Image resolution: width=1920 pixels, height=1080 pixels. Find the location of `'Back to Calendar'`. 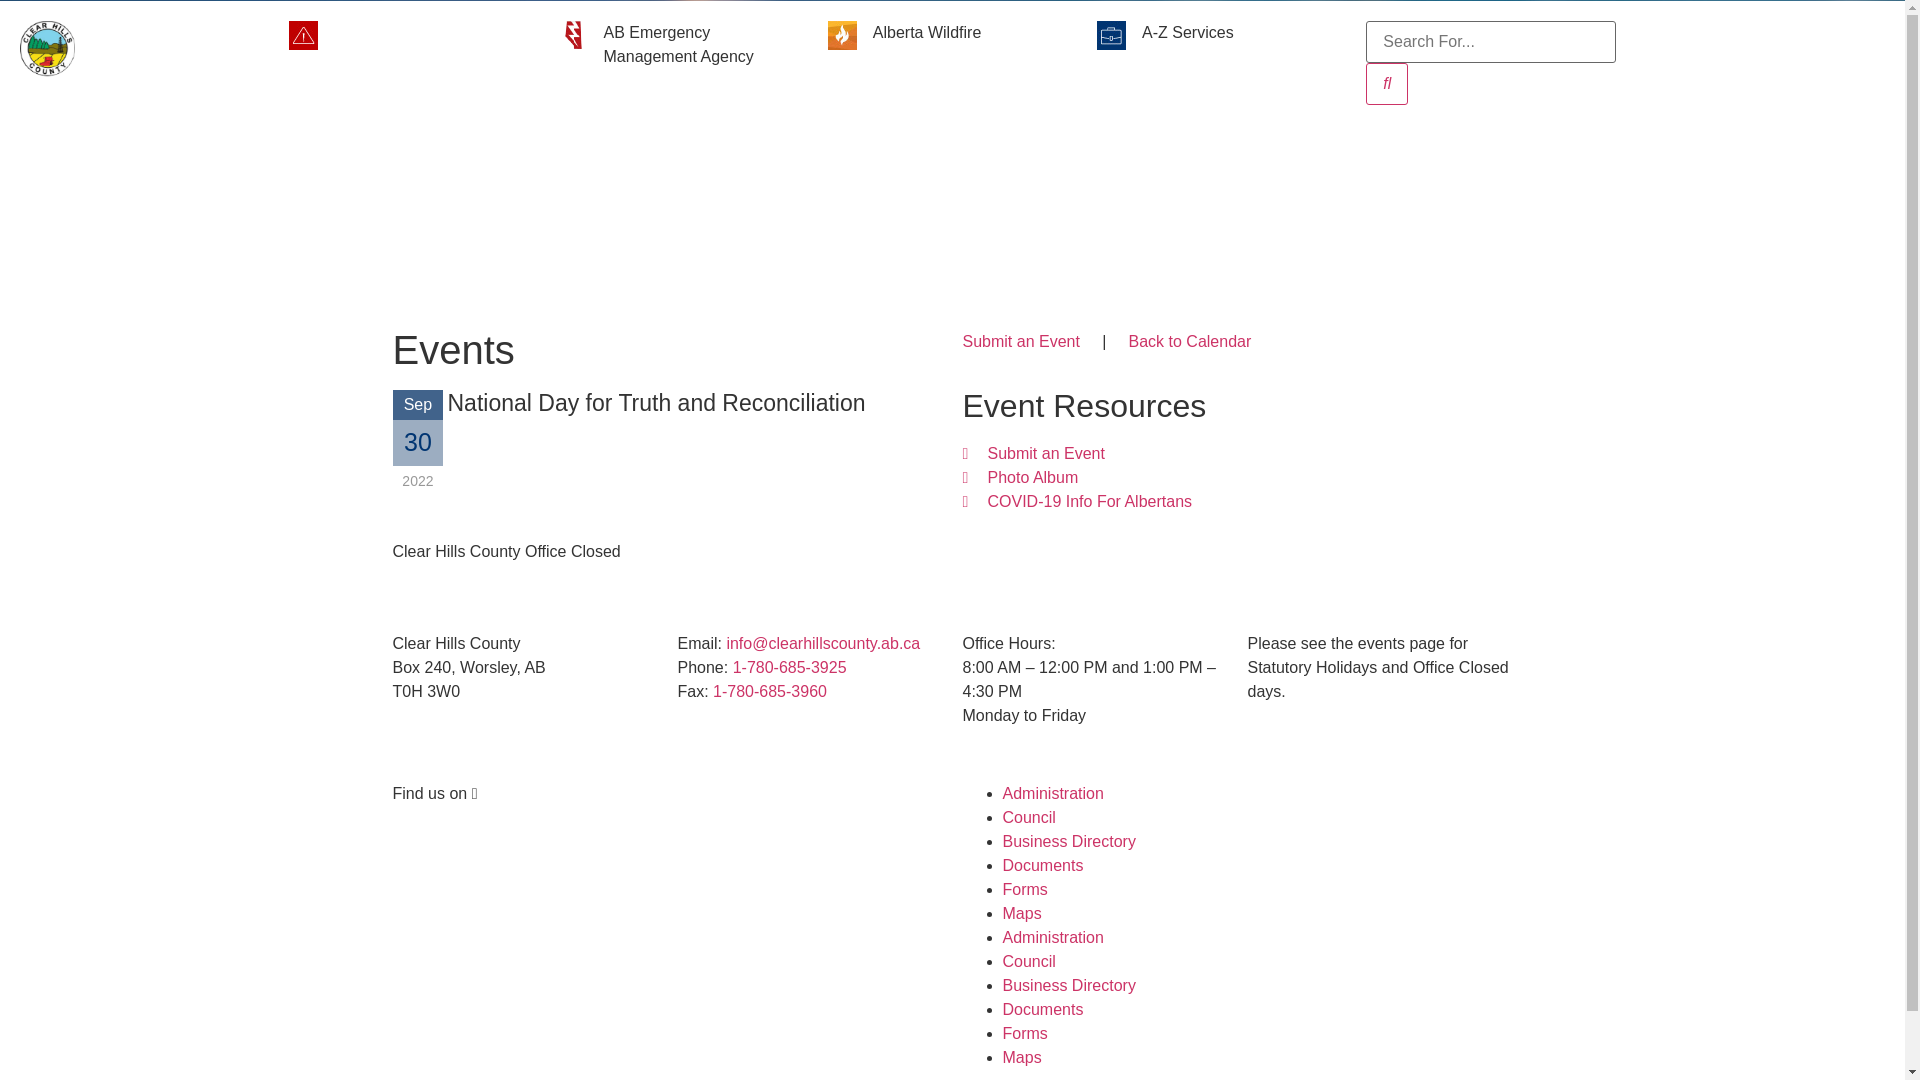

'Back to Calendar' is located at coordinates (1128, 340).